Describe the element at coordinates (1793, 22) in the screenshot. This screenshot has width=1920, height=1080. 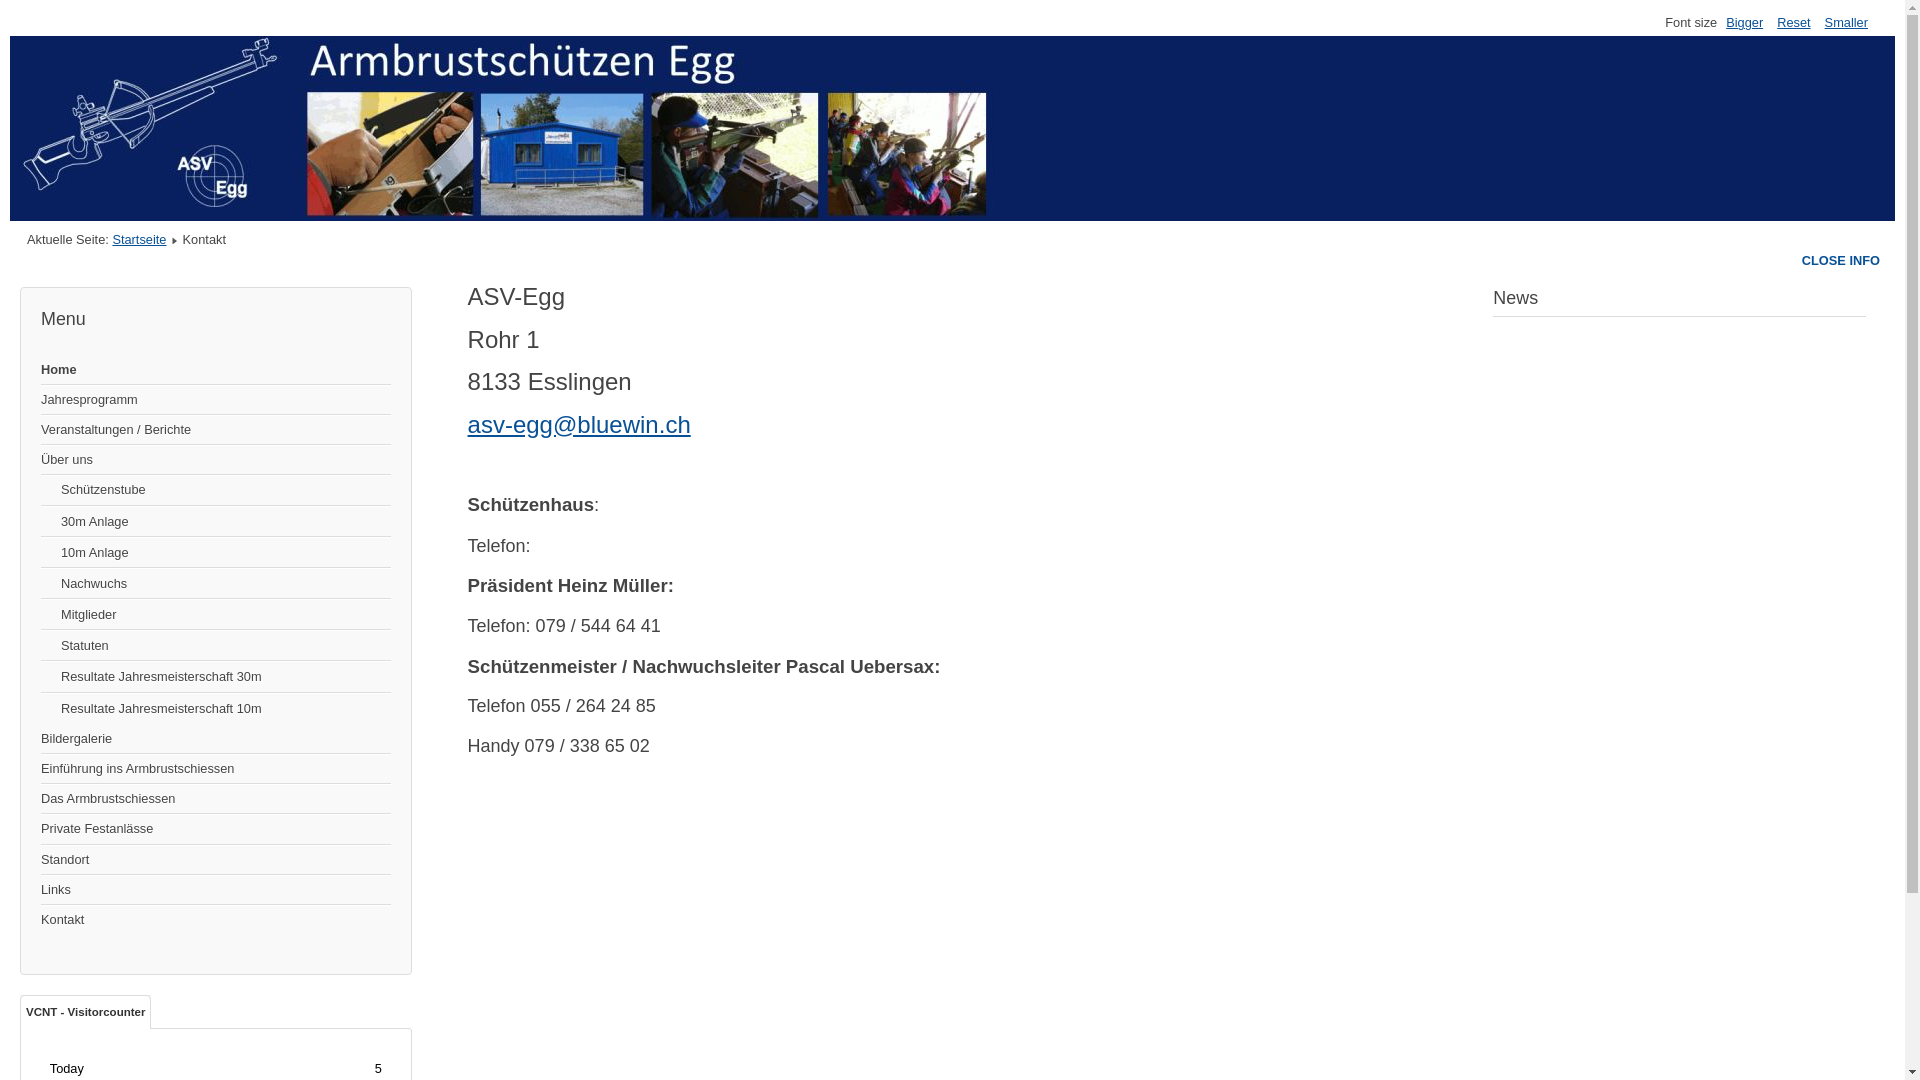
I see `'Reset'` at that location.